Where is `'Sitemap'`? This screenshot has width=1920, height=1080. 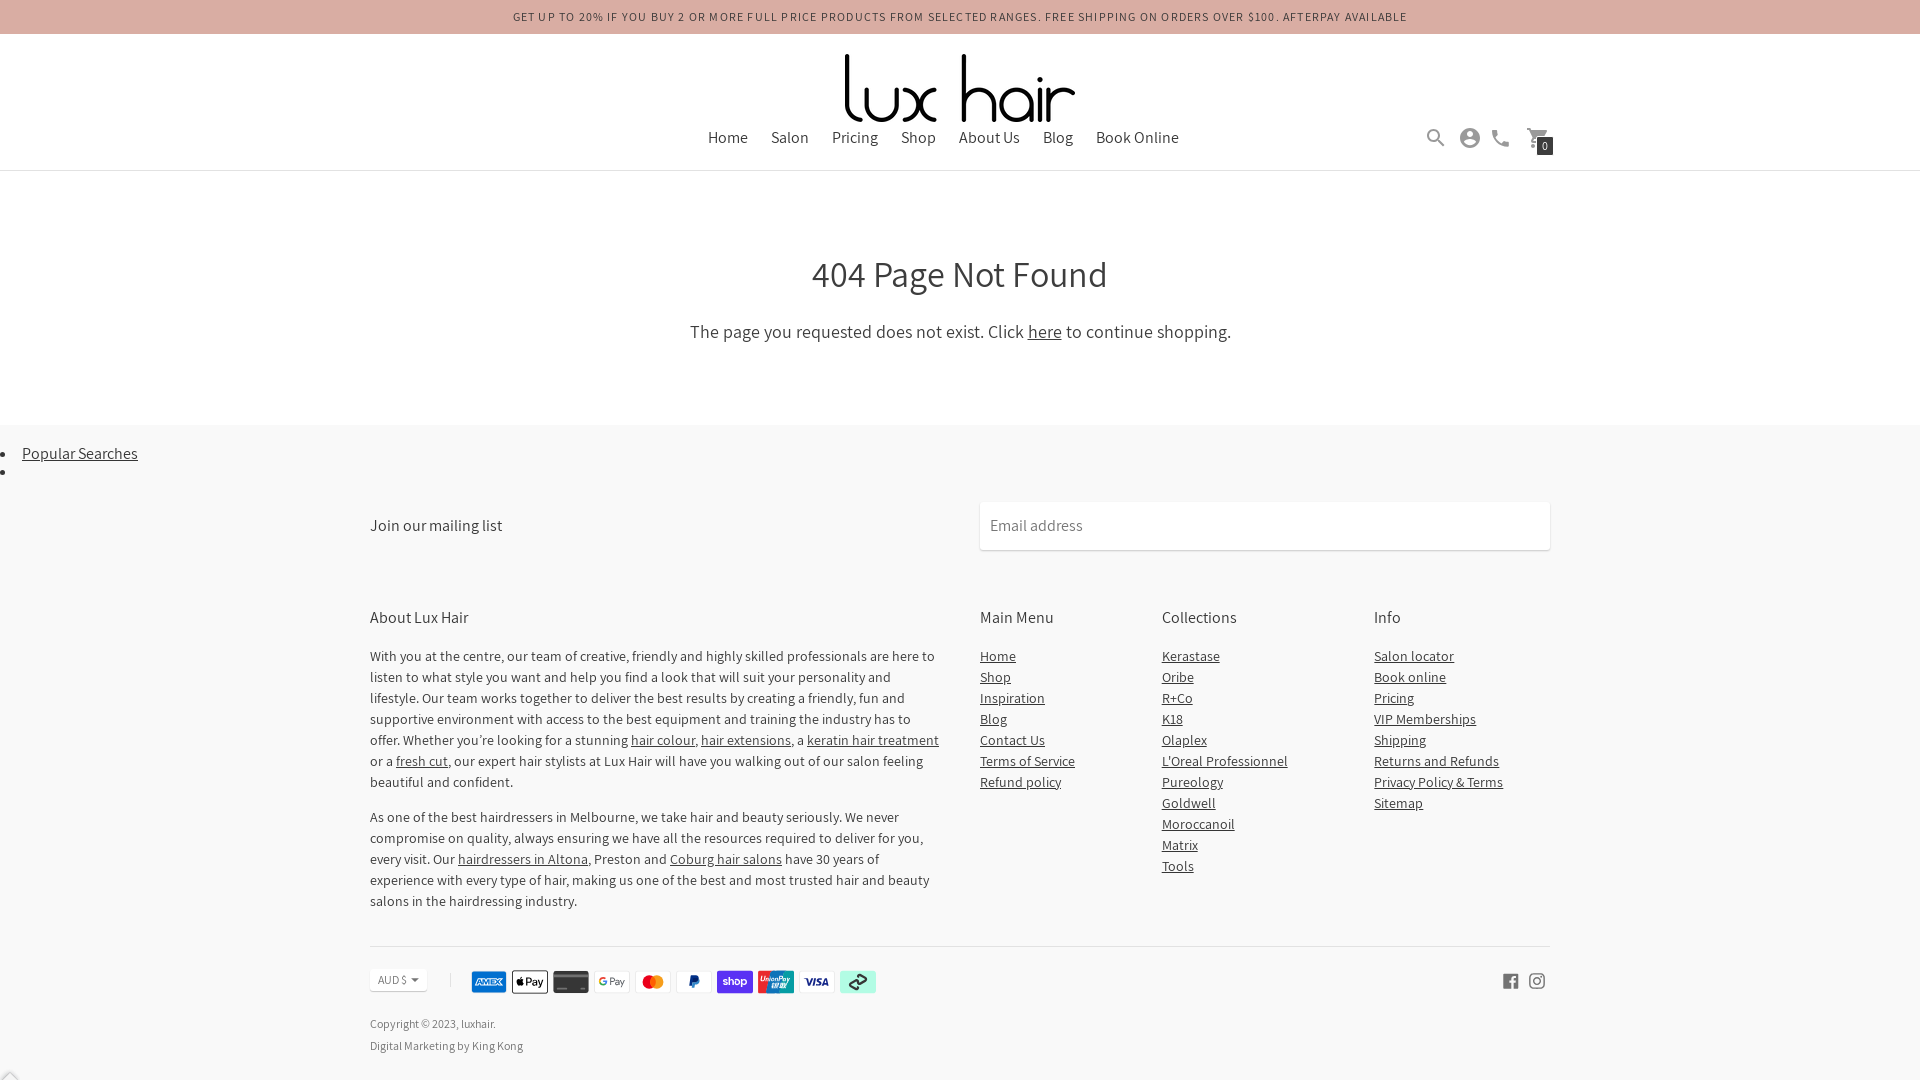 'Sitemap' is located at coordinates (1397, 801).